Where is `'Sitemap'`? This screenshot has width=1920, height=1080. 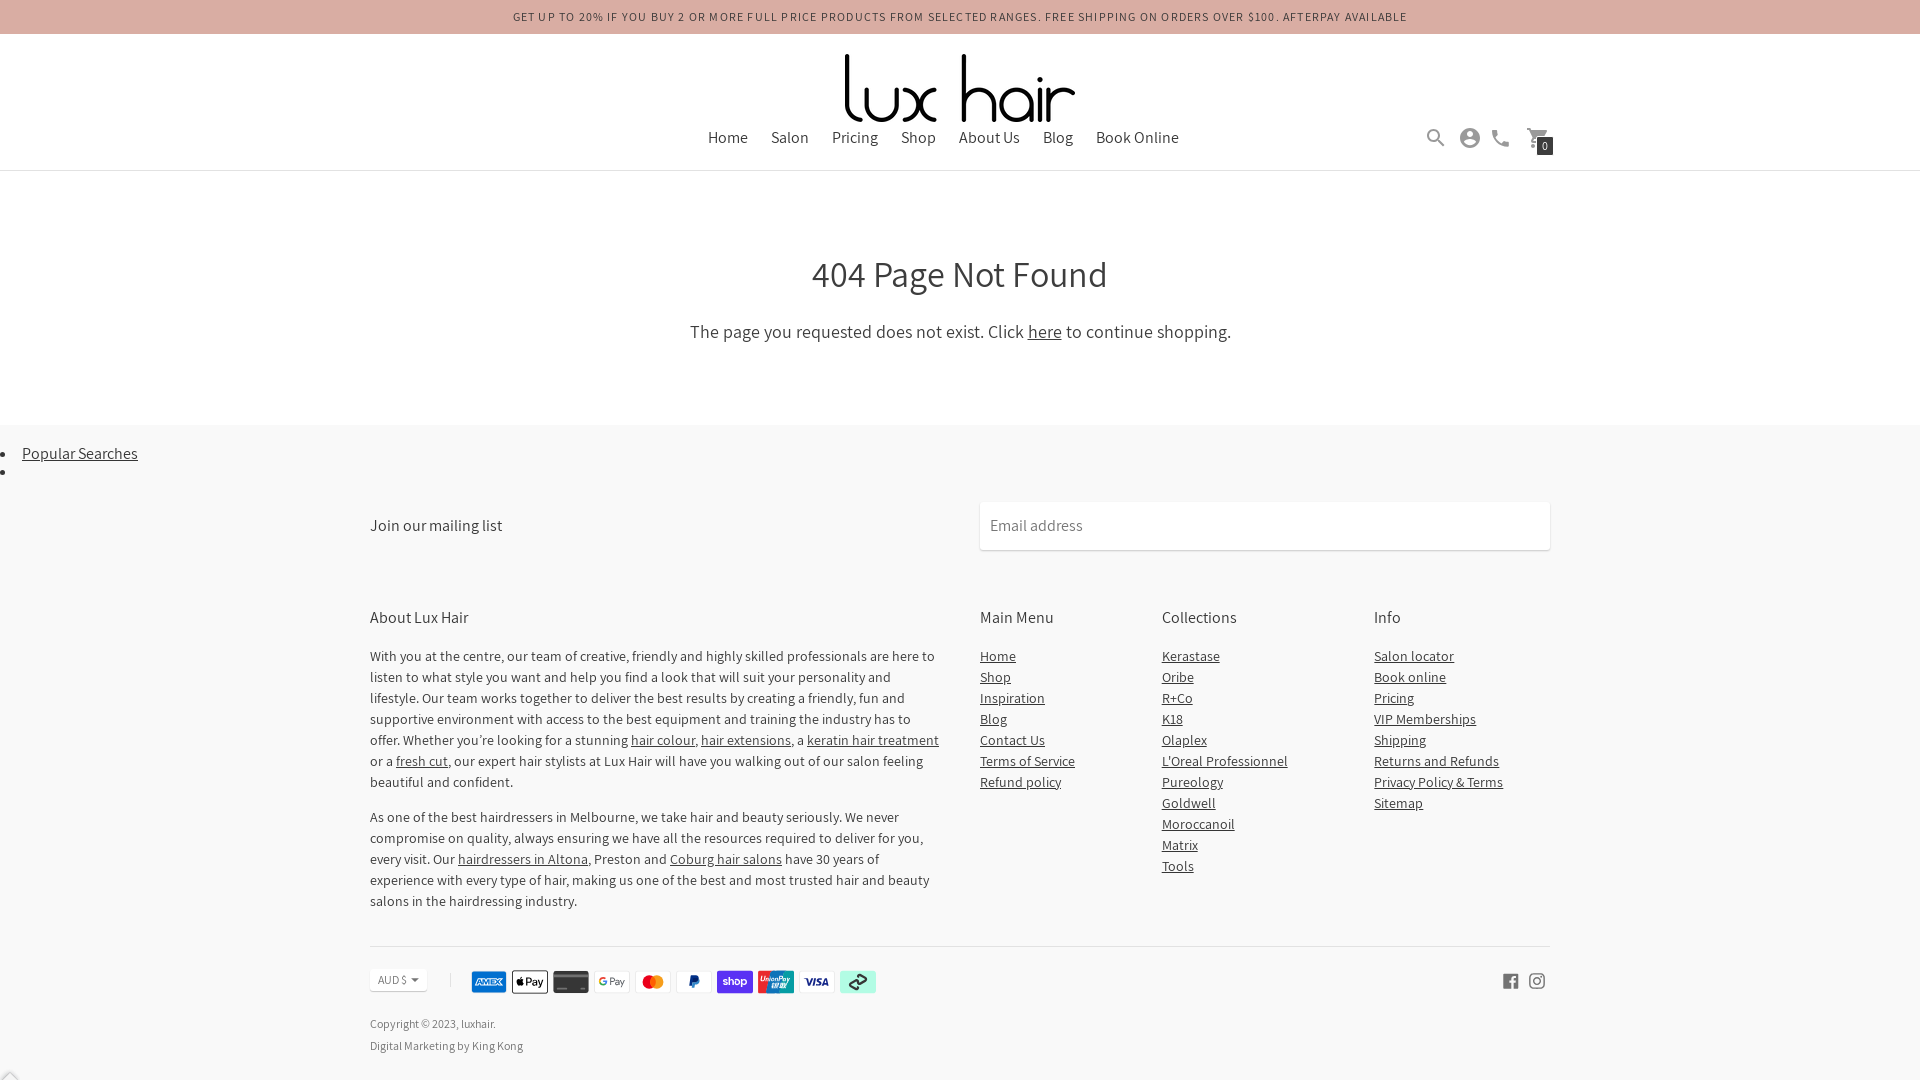 'Sitemap' is located at coordinates (1397, 801).